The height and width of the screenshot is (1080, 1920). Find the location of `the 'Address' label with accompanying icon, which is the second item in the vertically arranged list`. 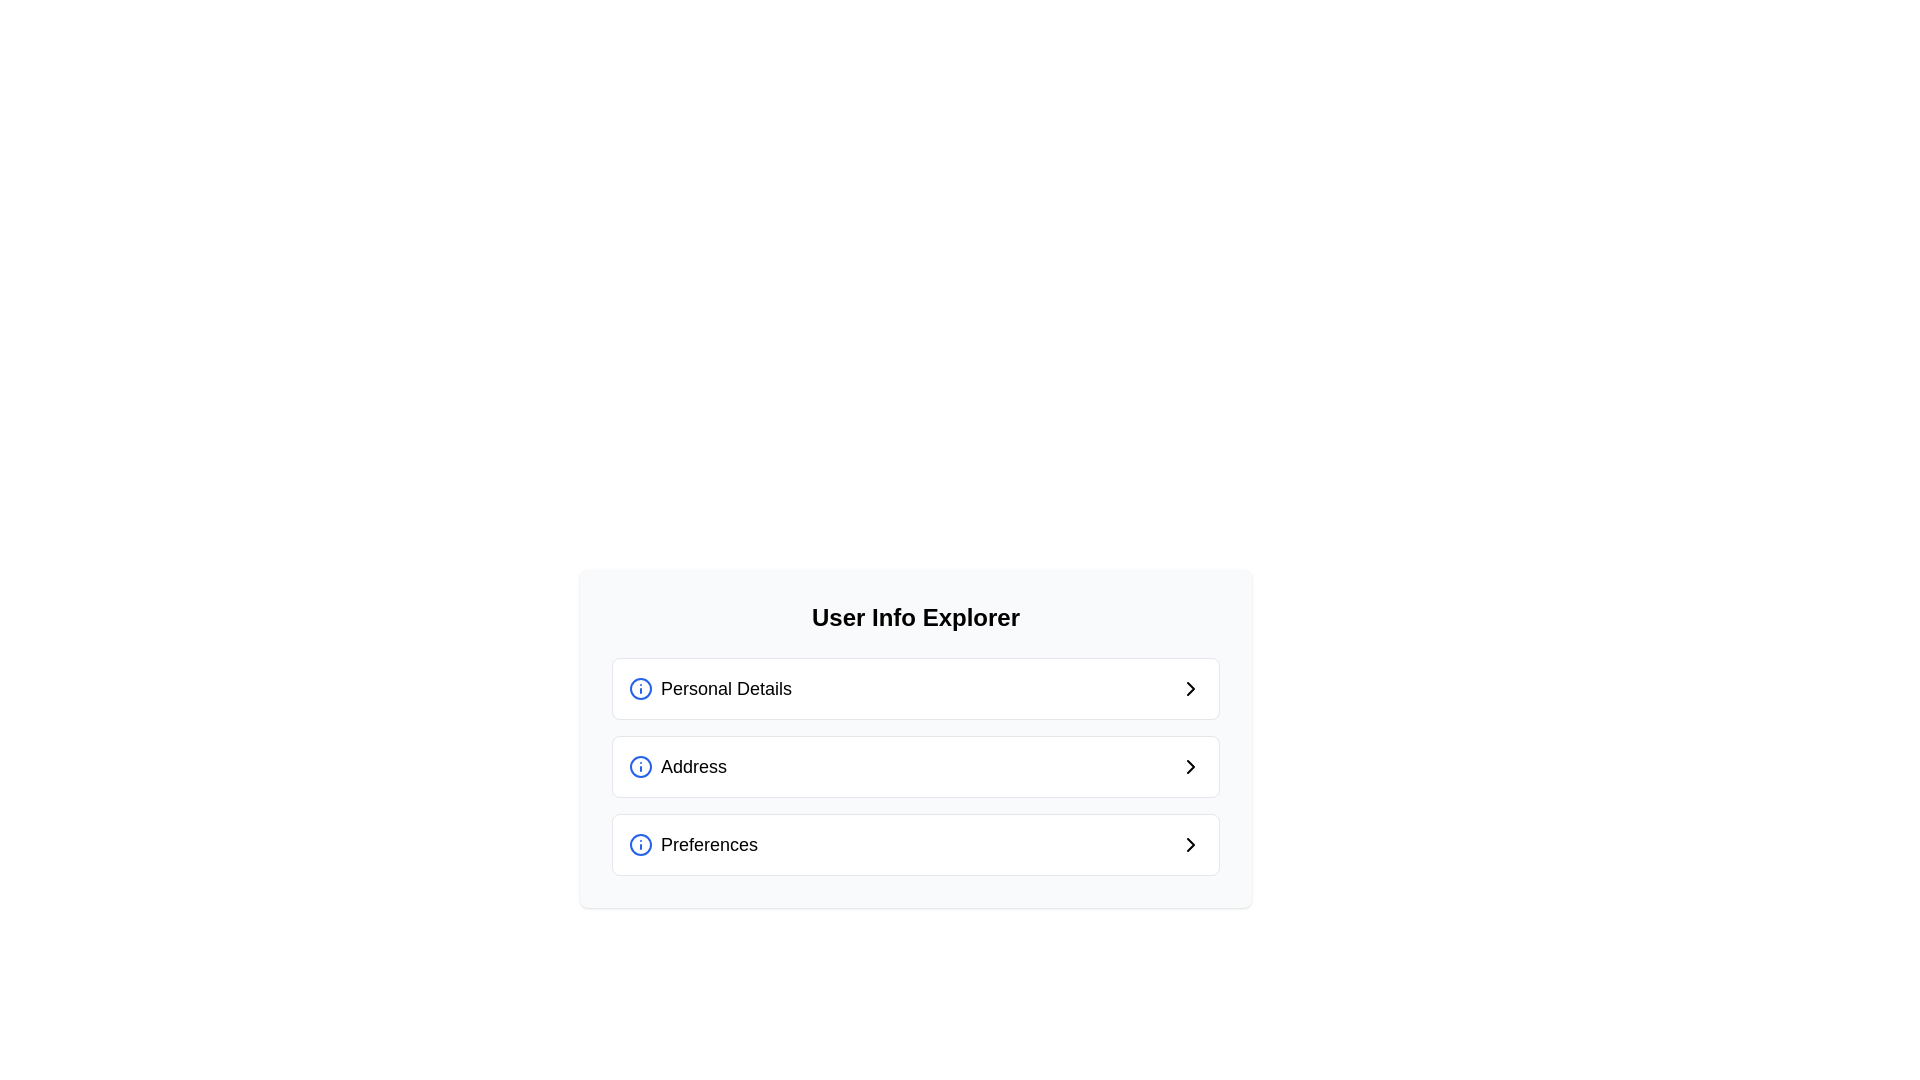

the 'Address' label with accompanying icon, which is the second item in the vertically arranged list is located at coordinates (677, 766).